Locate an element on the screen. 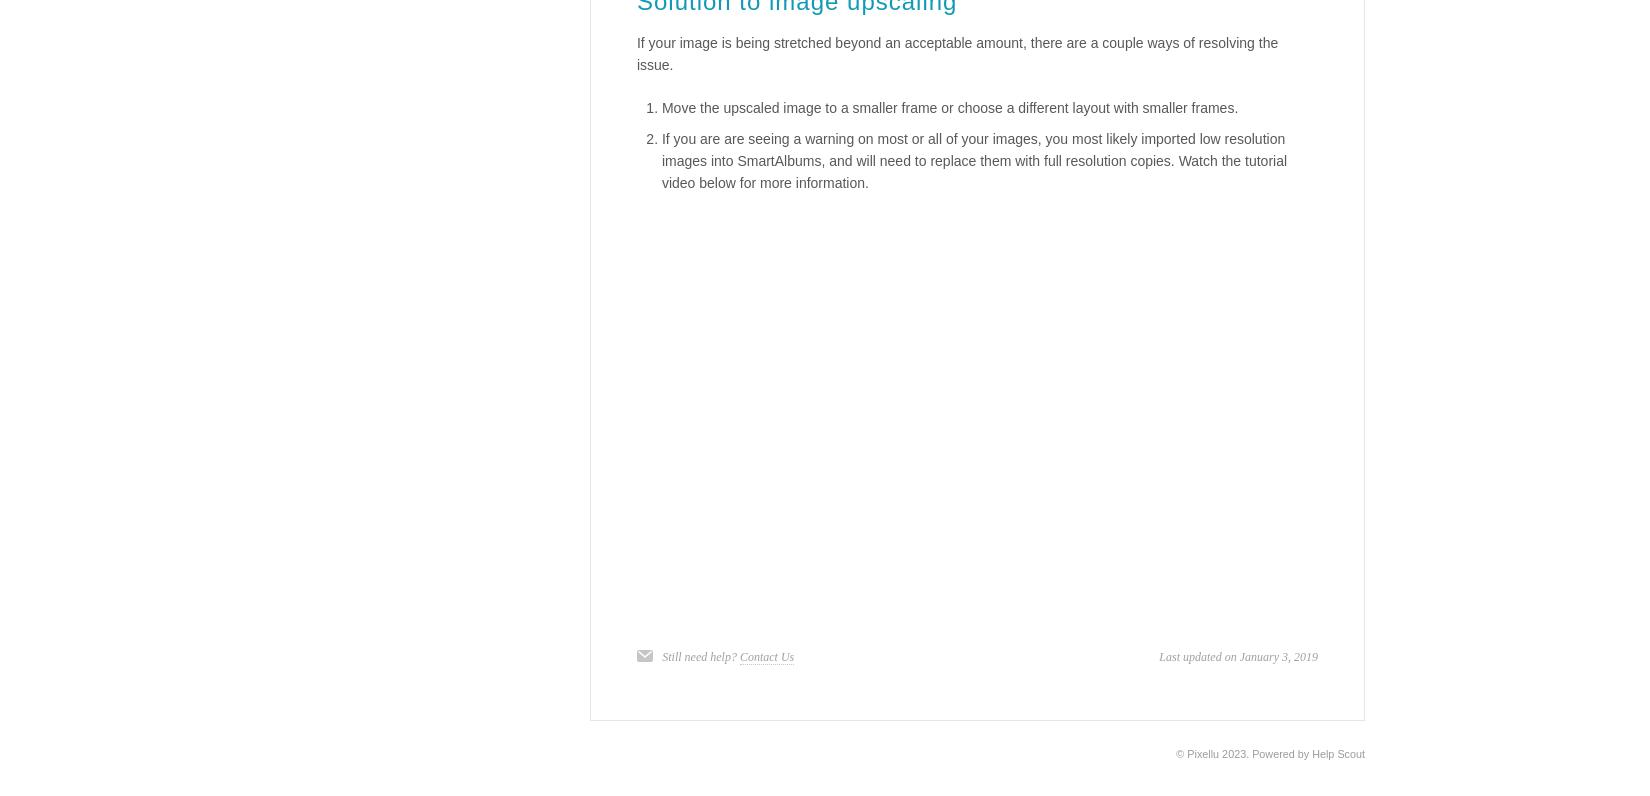 Image resolution: width=1650 pixels, height=796 pixels. 'Powered by' is located at coordinates (1251, 752).